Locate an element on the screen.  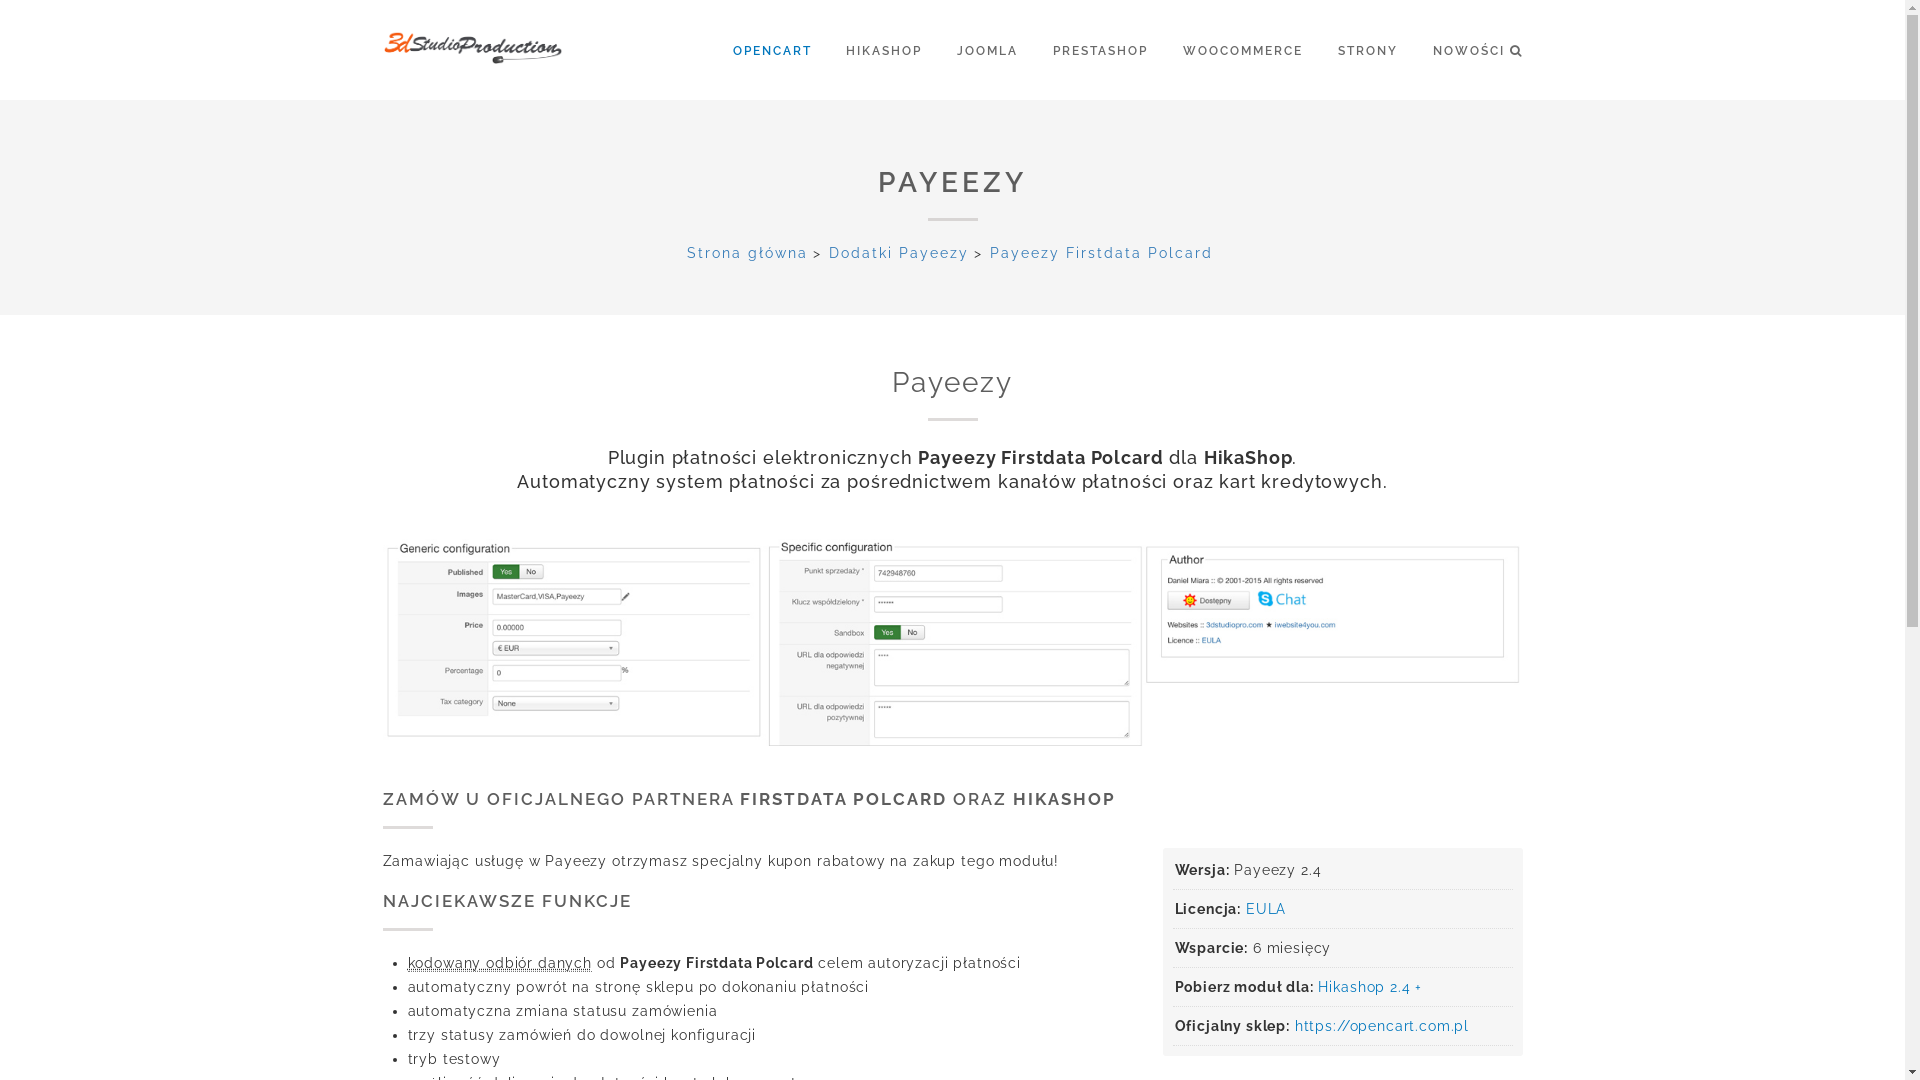
'EULA' is located at coordinates (1265, 909).